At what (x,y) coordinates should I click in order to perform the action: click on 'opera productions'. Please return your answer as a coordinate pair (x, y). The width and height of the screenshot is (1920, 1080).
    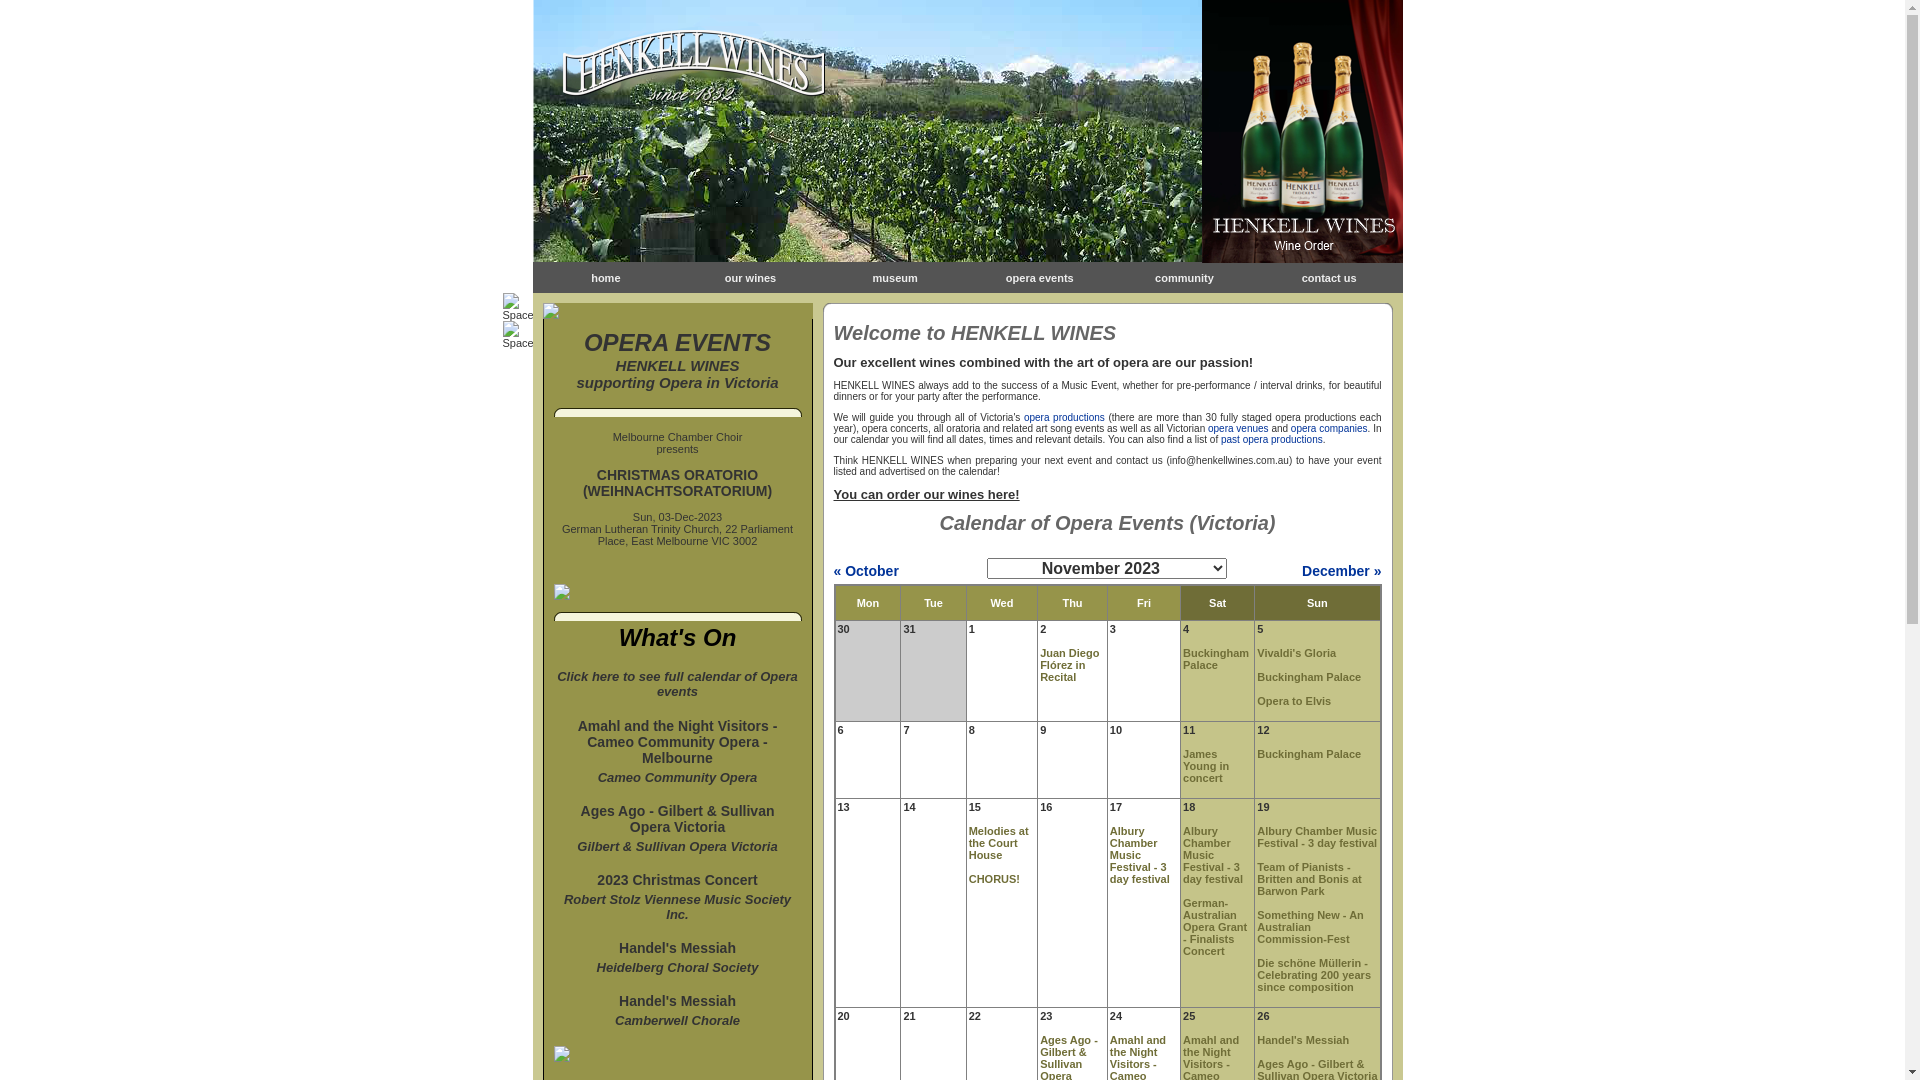
    Looking at the image, I should click on (1063, 416).